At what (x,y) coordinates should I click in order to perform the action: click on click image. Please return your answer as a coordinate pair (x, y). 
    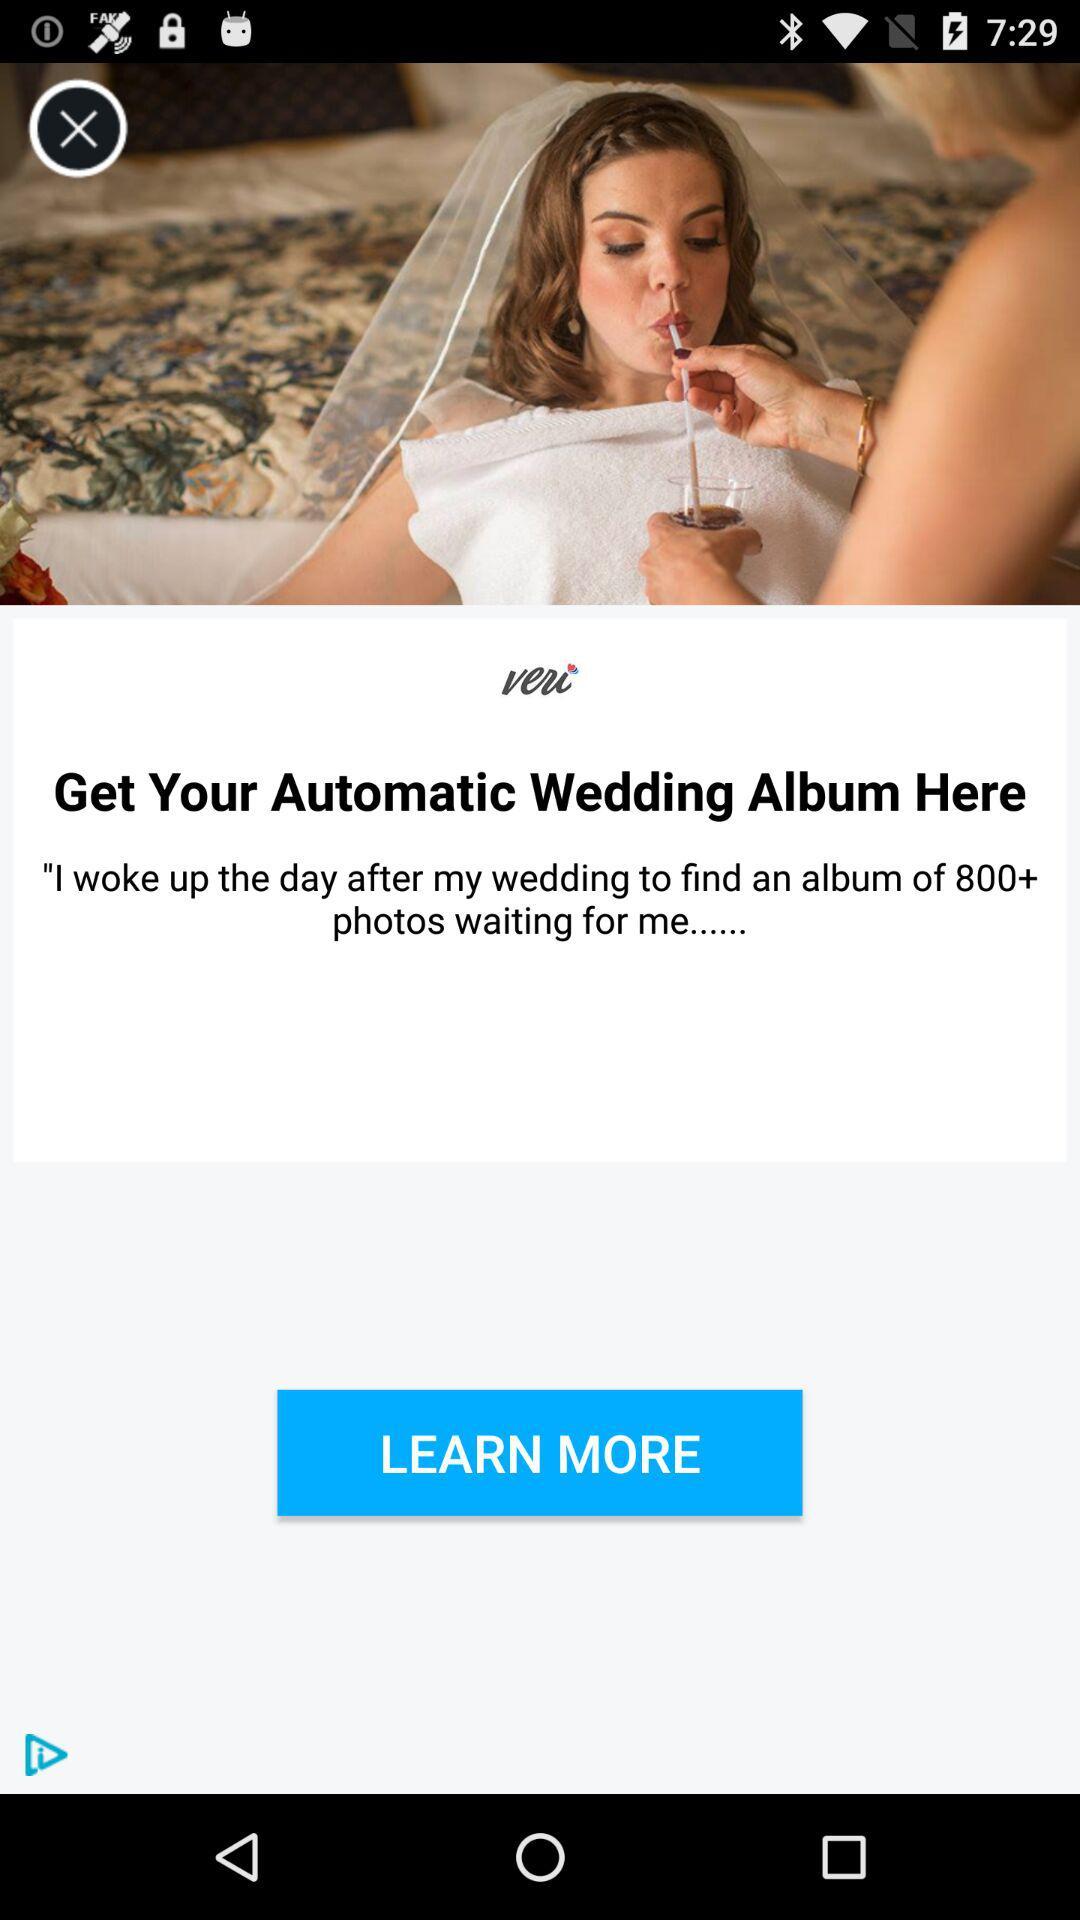
    Looking at the image, I should click on (540, 334).